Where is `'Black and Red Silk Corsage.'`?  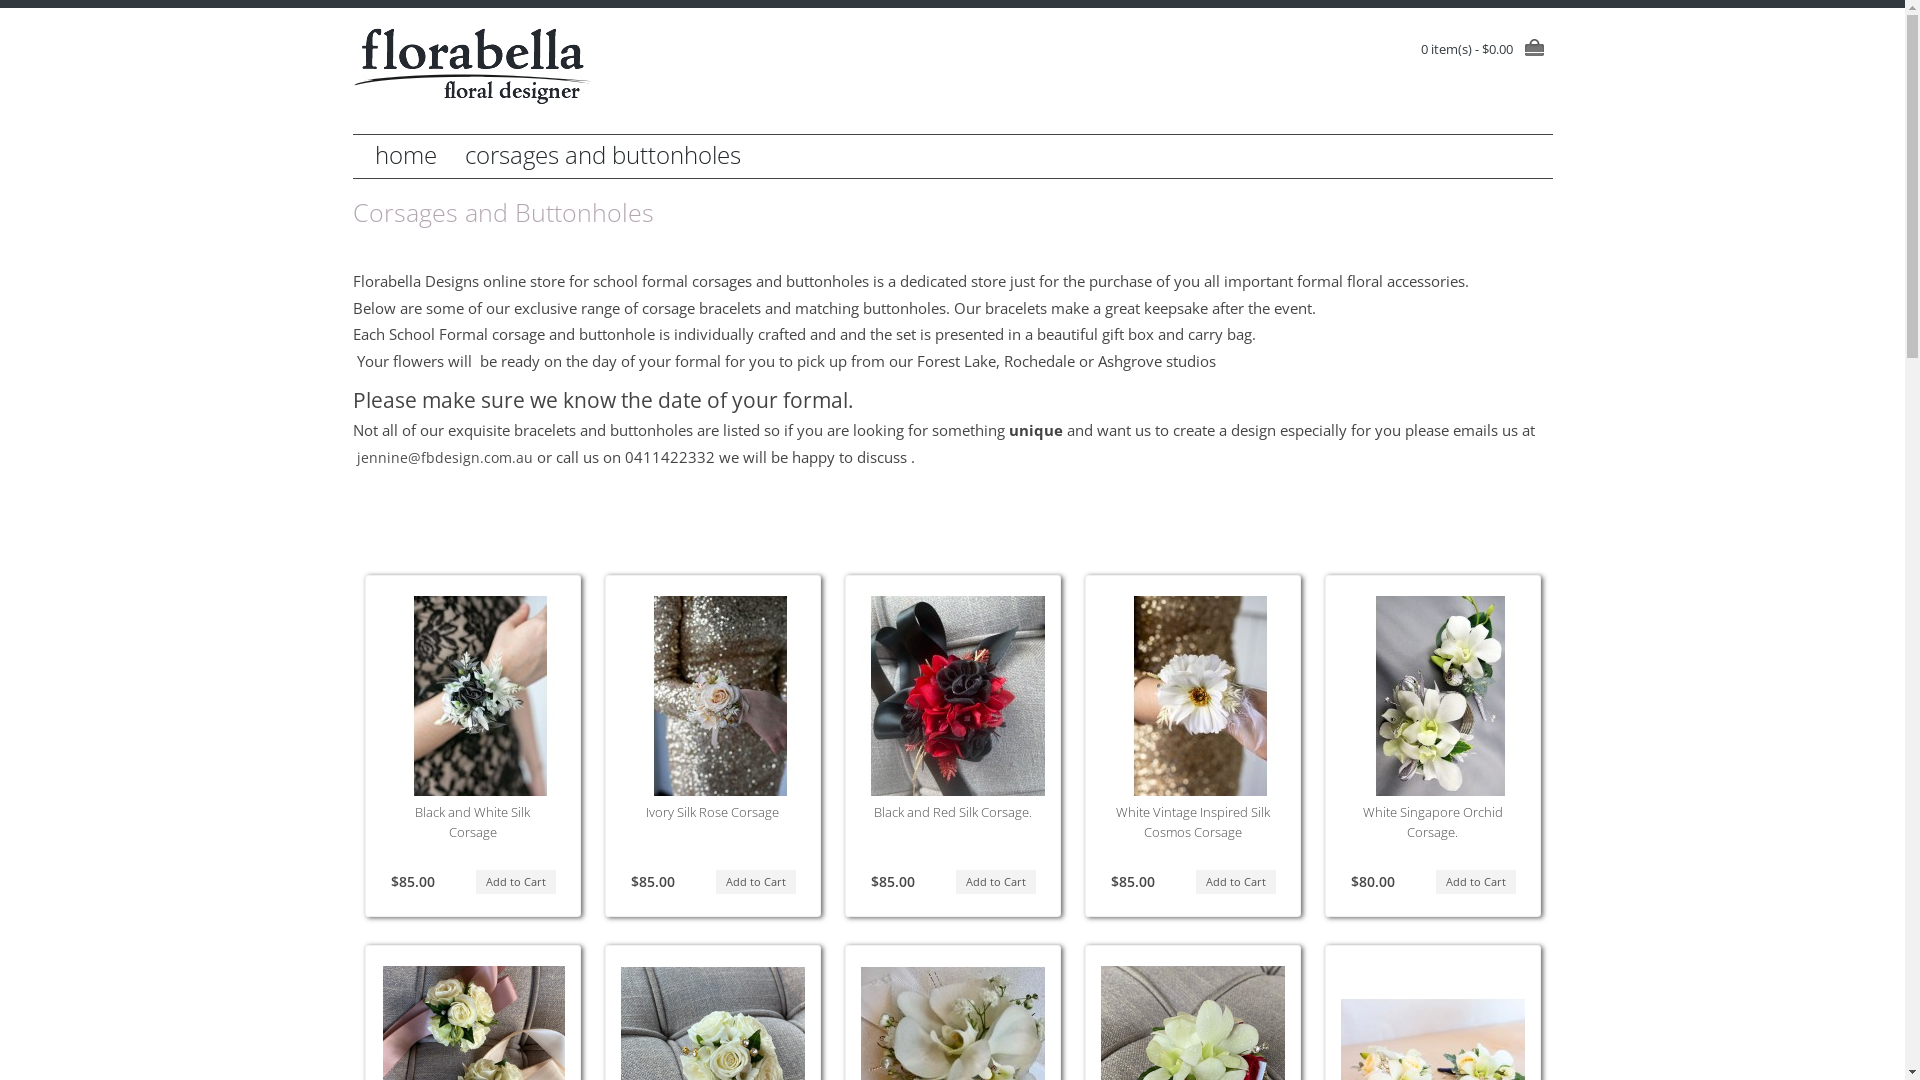
'Black and Red Silk Corsage.' is located at coordinates (952, 812).